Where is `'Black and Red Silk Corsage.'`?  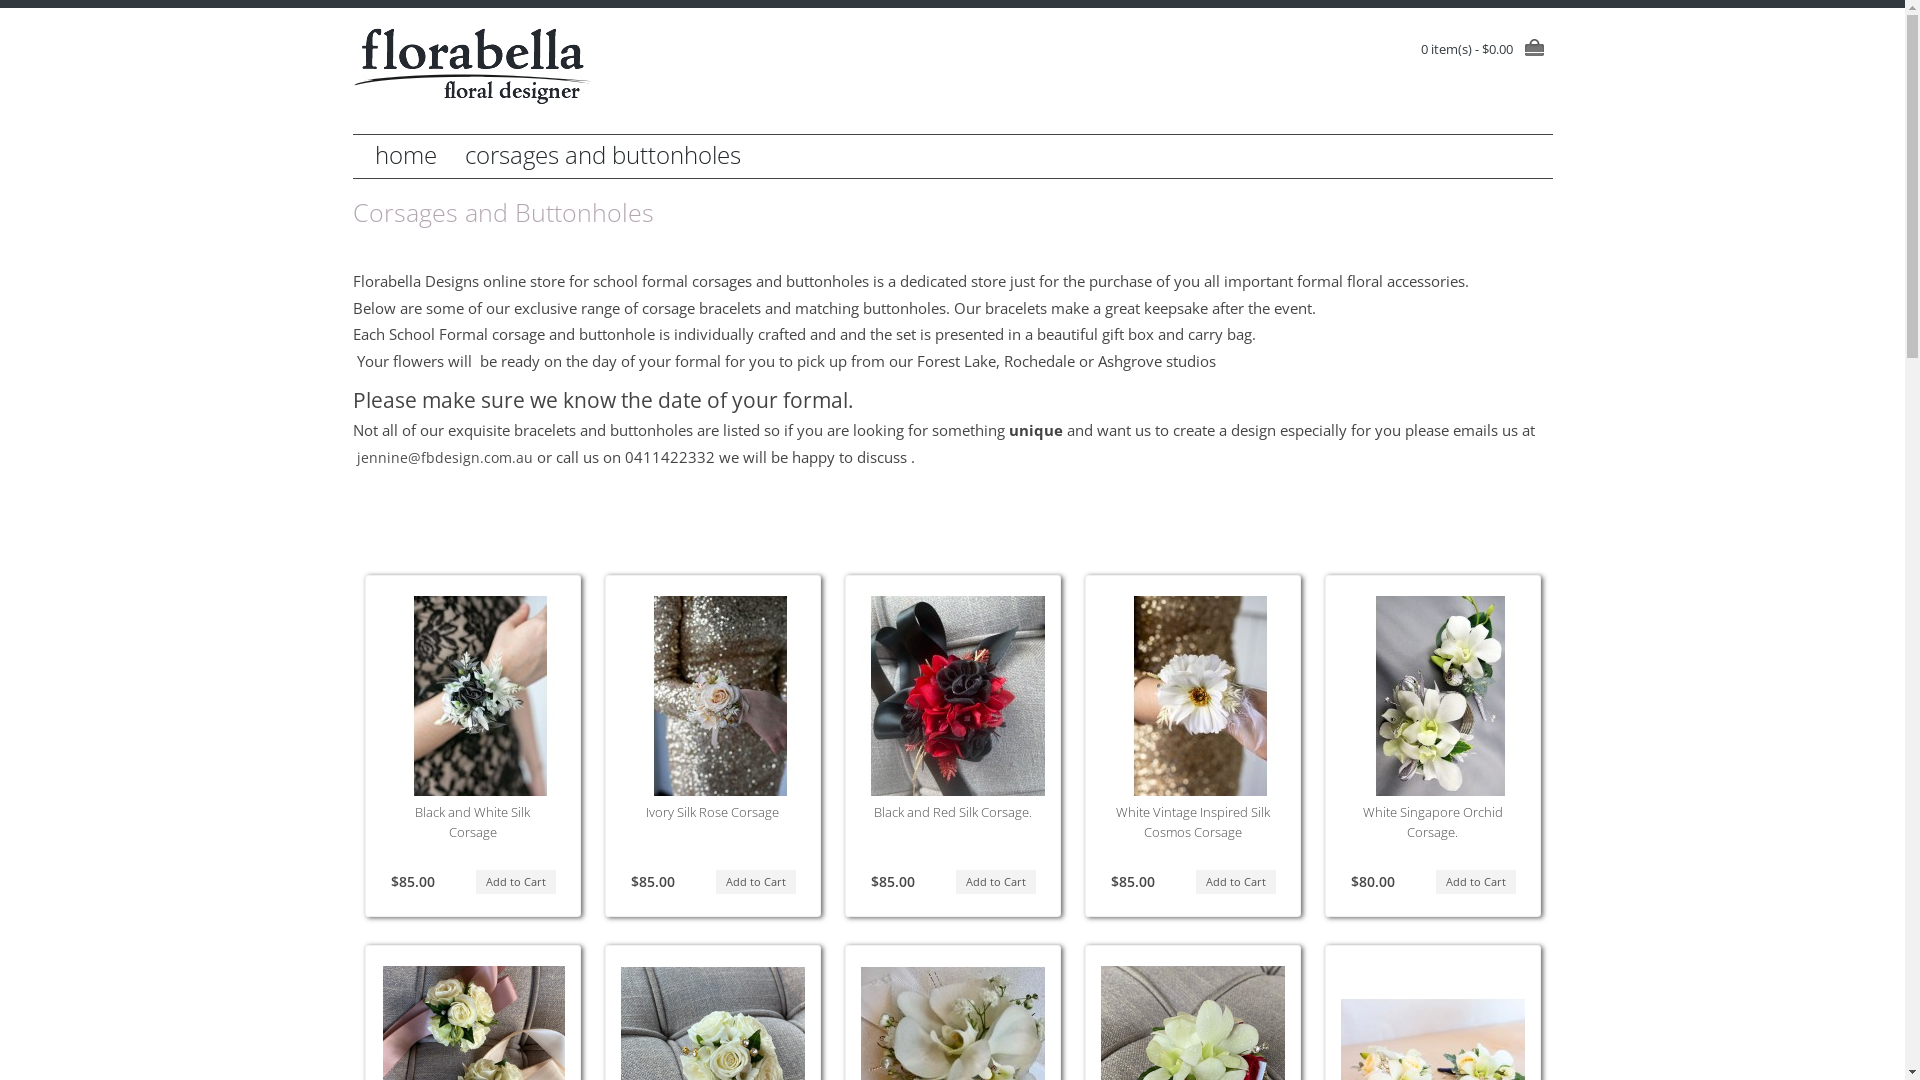
'Black and Red Silk Corsage.' is located at coordinates (952, 812).